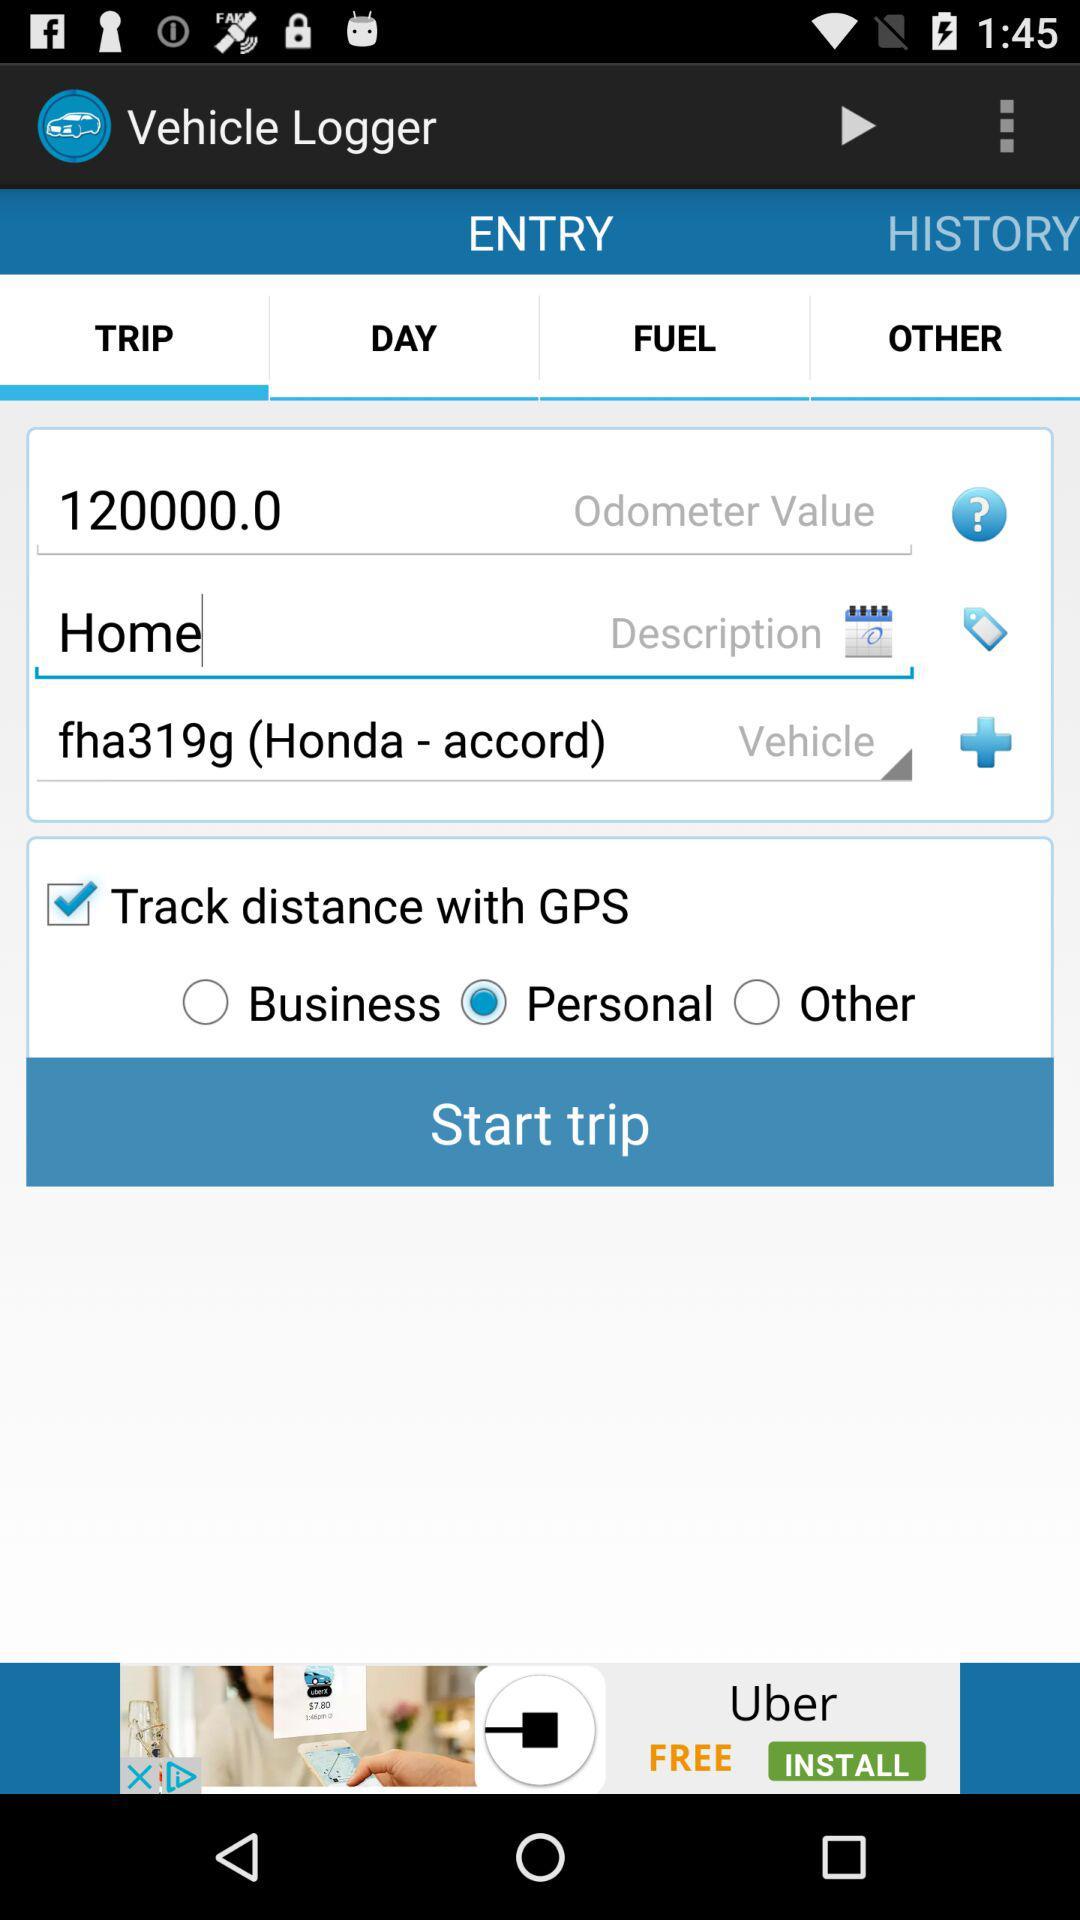 Image resolution: width=1080 pixels, height=1920 pixels. Describe the element at coordinates (540, 1727) in the screenshot. I see `install option` at that location.